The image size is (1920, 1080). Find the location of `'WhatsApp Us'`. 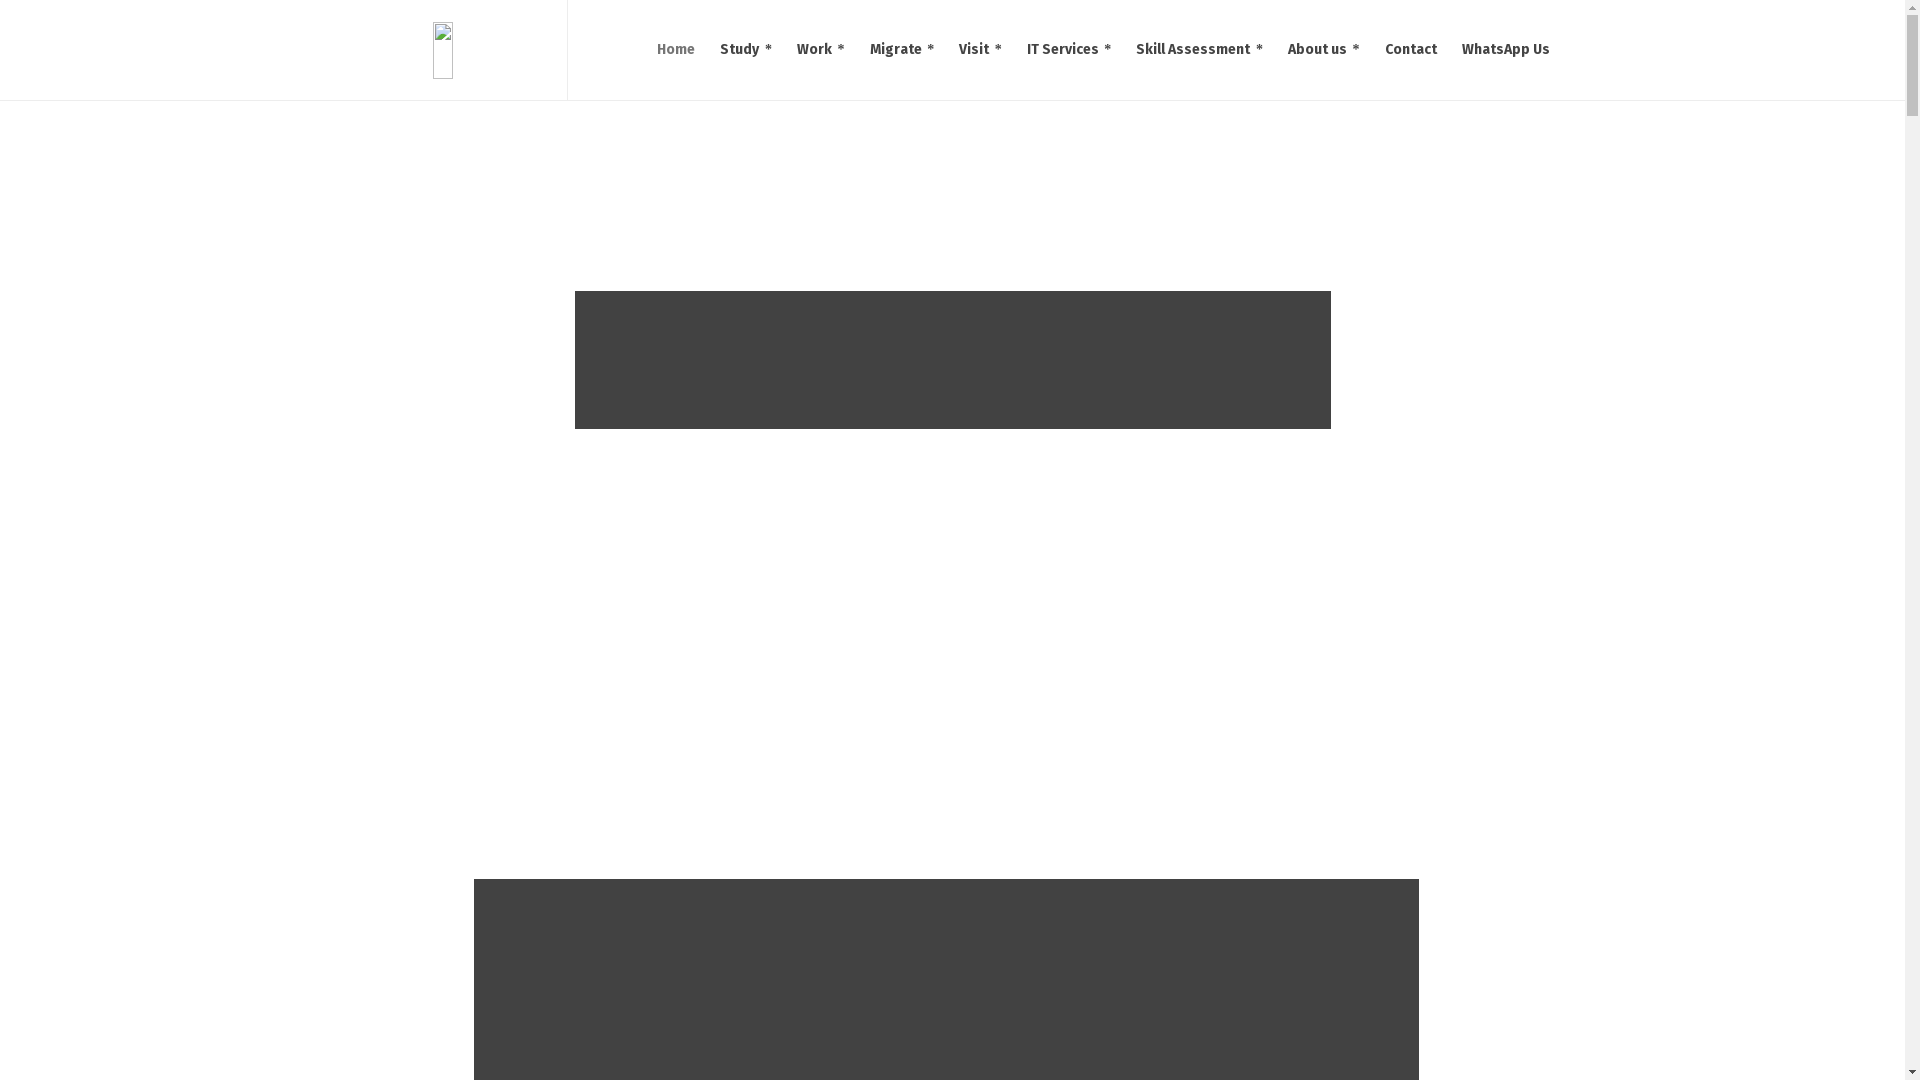

'WhatsApp Us' is located at coordinates (1506, 49).